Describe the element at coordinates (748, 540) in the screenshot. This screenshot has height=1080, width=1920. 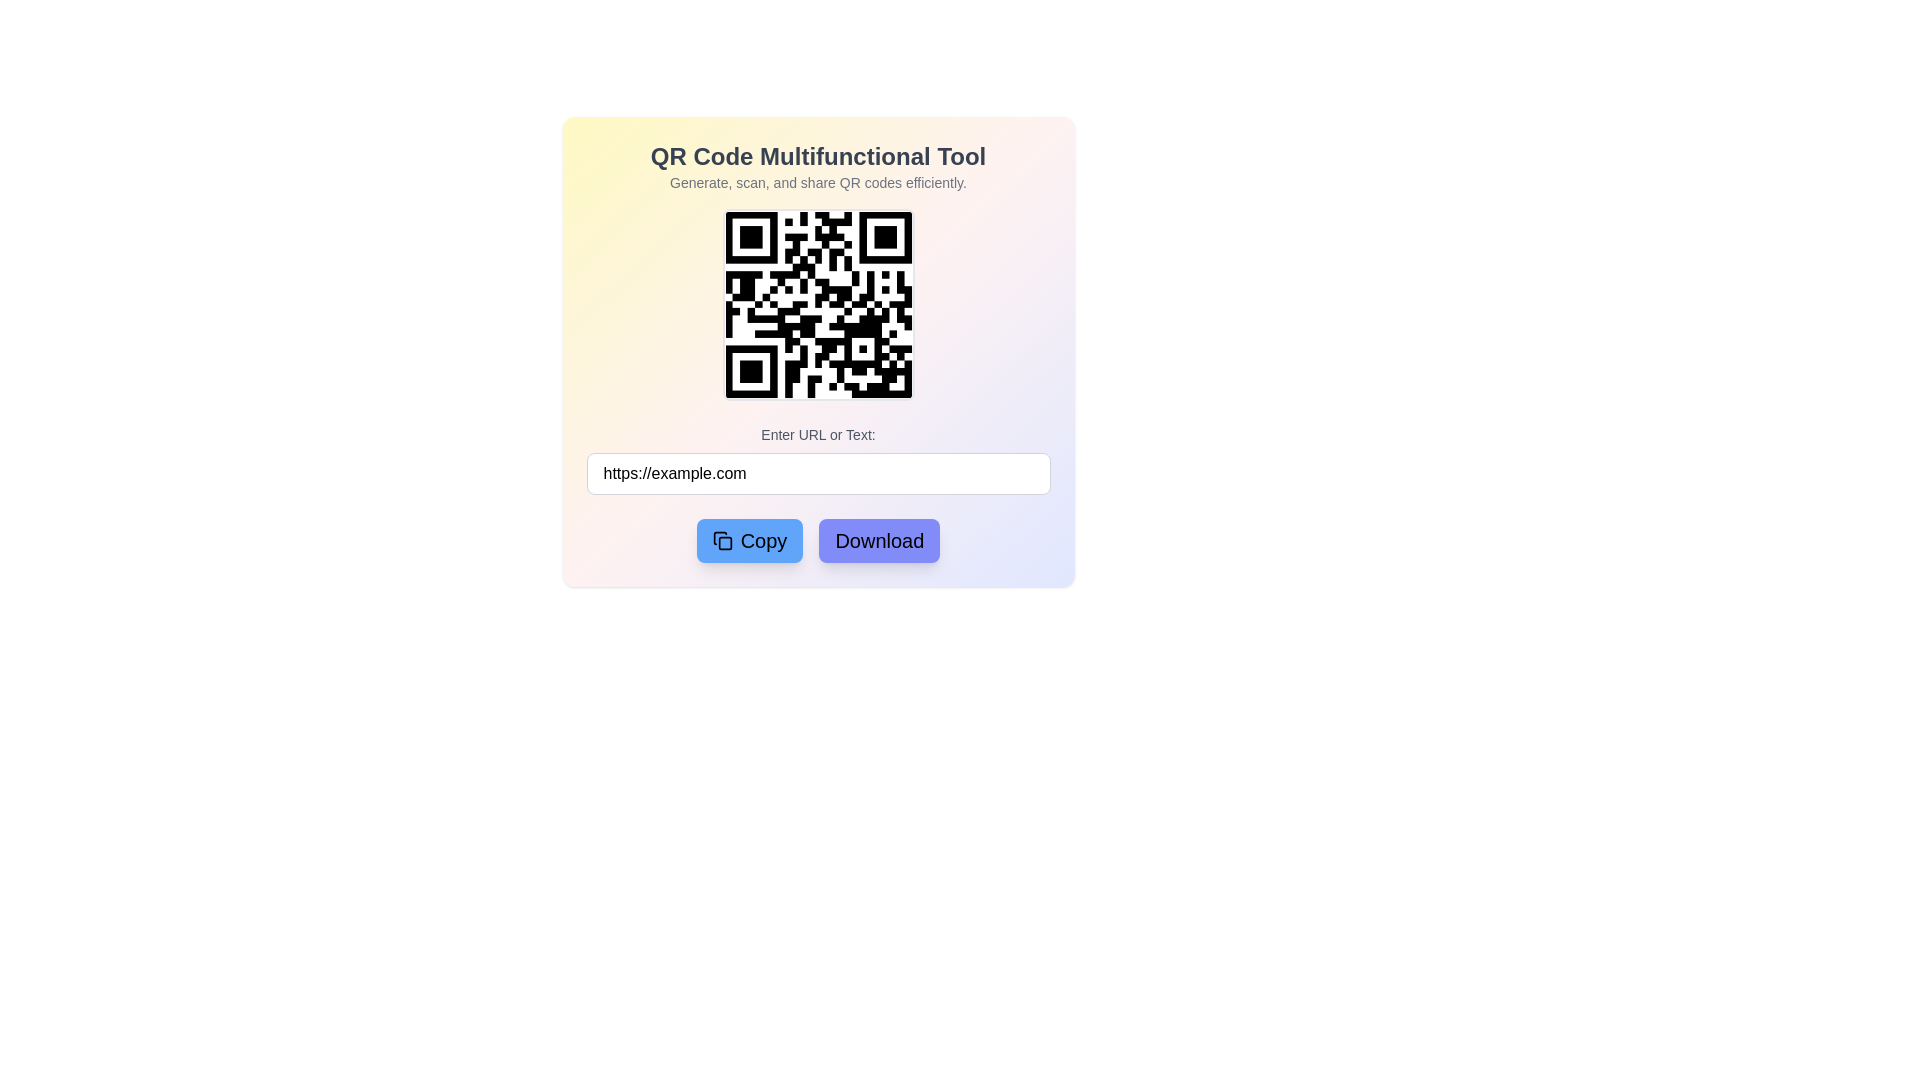
I see `the 'Copy' button, which is a rectangular button with rounded corners, filled with a blue gradient, featuring an icon of overlapping sheets of paper and the word 'Copy' in bold text` at that location.